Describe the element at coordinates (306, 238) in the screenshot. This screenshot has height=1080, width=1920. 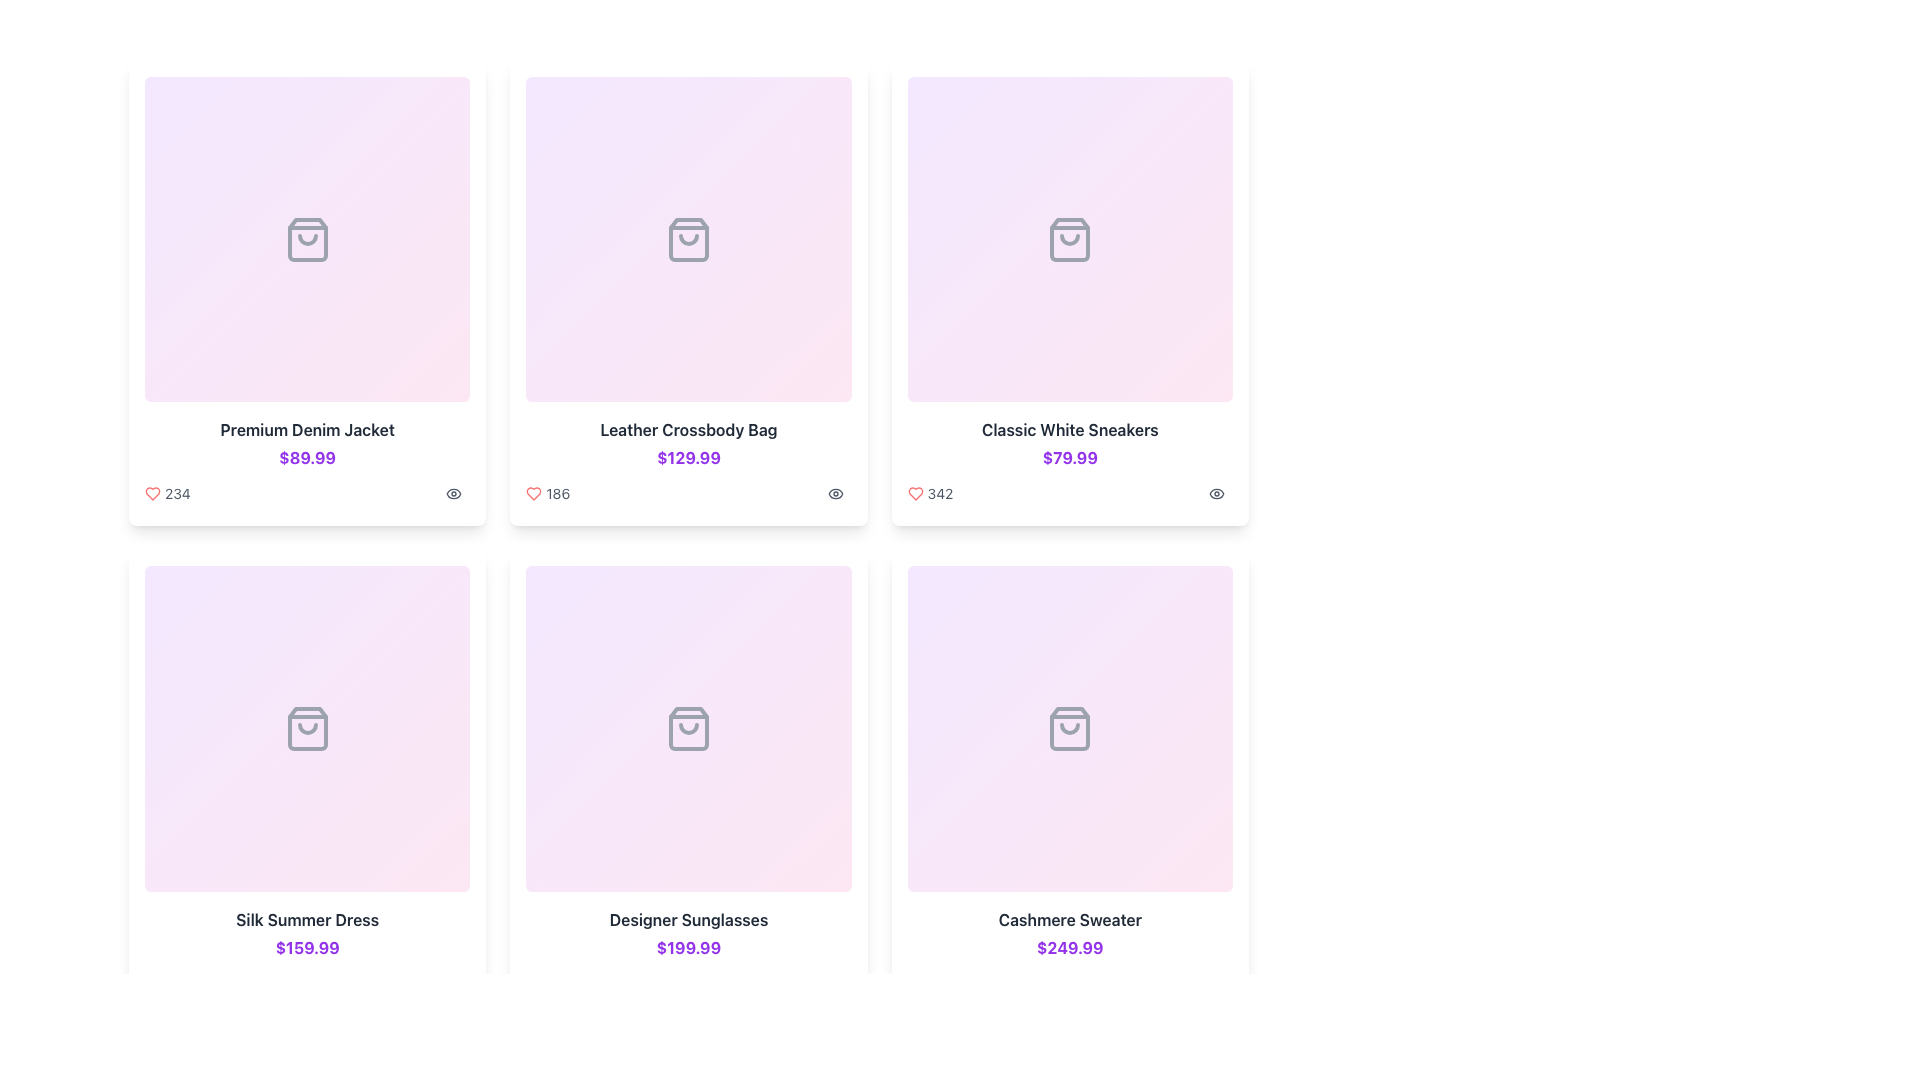
I see `the shopping bag icon located in the upper-left card of the grid layout, which is centered above the text 'Premium Denim Jacket' and its price` at that location.